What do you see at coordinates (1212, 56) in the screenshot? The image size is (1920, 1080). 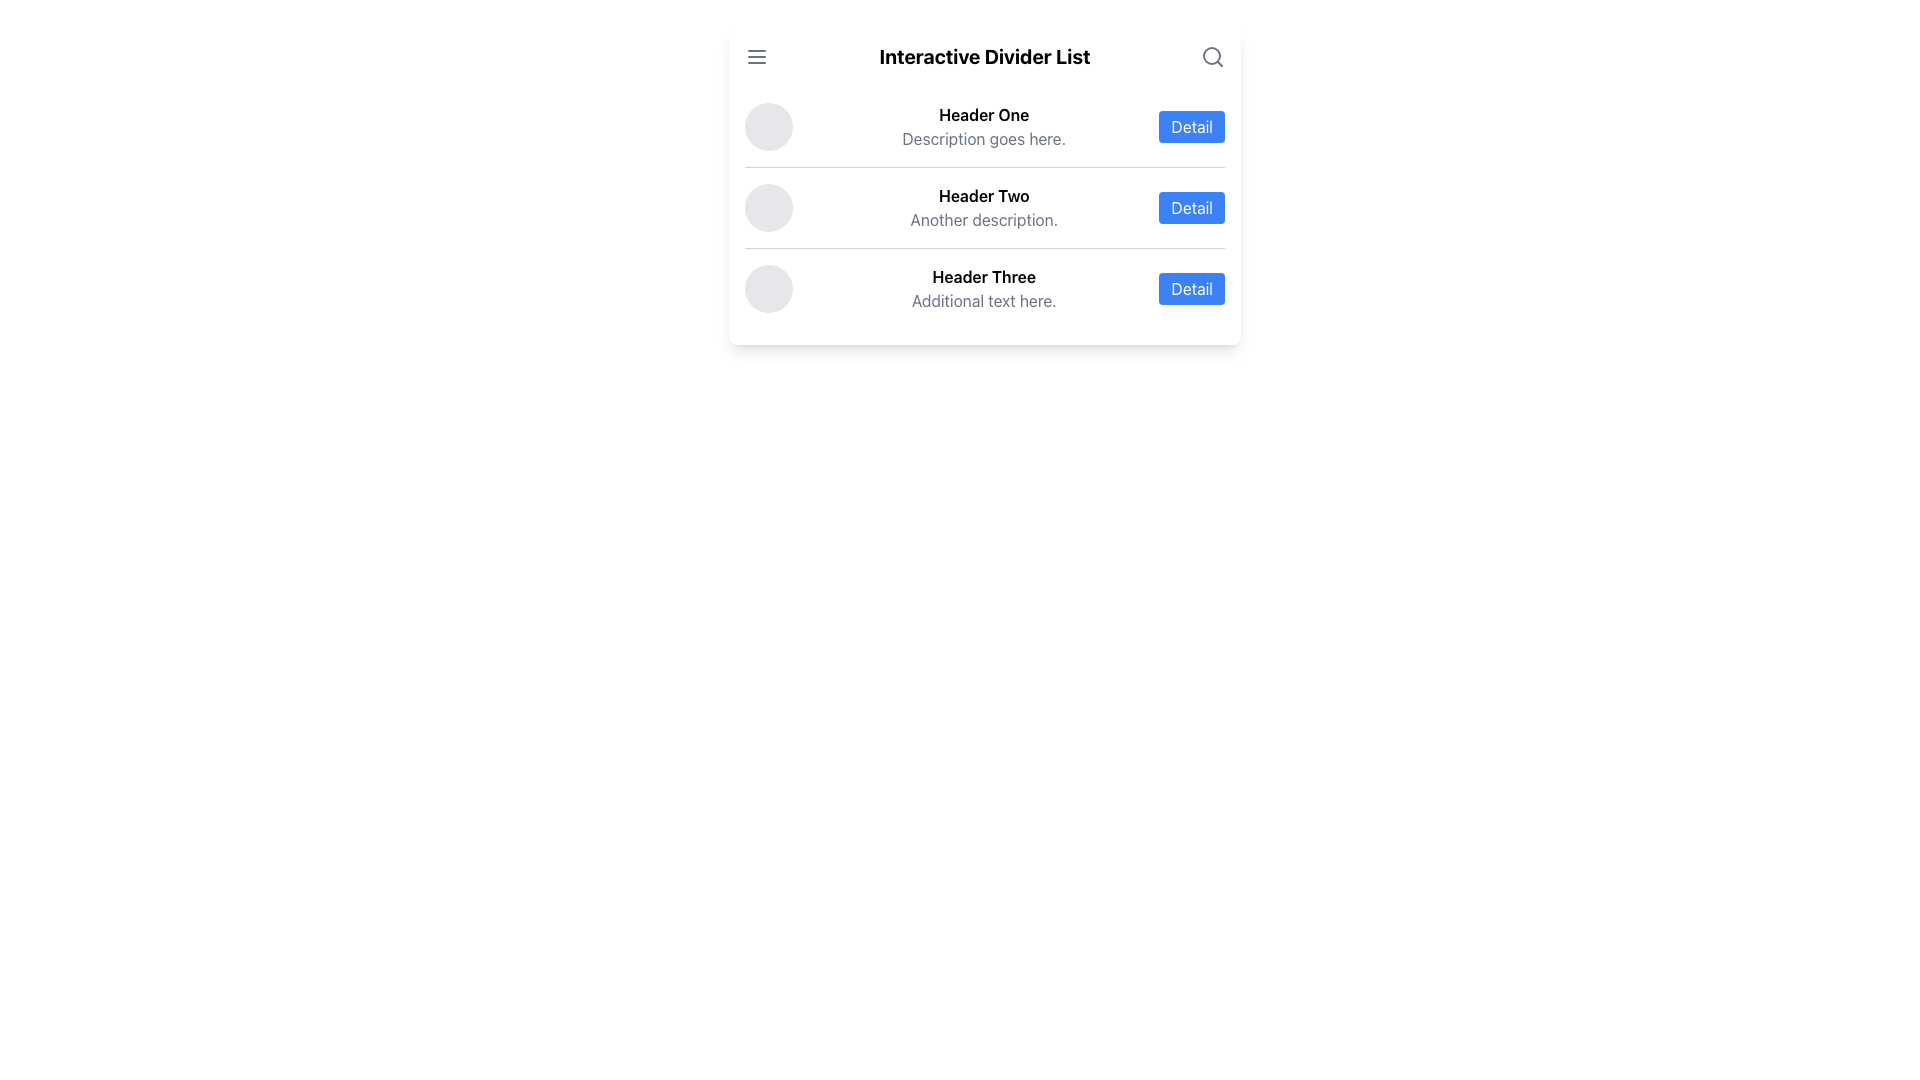 I see `the Search Icon, which is a gray magnifying glass icon located at the far-right end of the header bar next to the 'Interactive Divider List' heading, to trigger tooltip or visual feedback` at bounding box center [1212, 56].